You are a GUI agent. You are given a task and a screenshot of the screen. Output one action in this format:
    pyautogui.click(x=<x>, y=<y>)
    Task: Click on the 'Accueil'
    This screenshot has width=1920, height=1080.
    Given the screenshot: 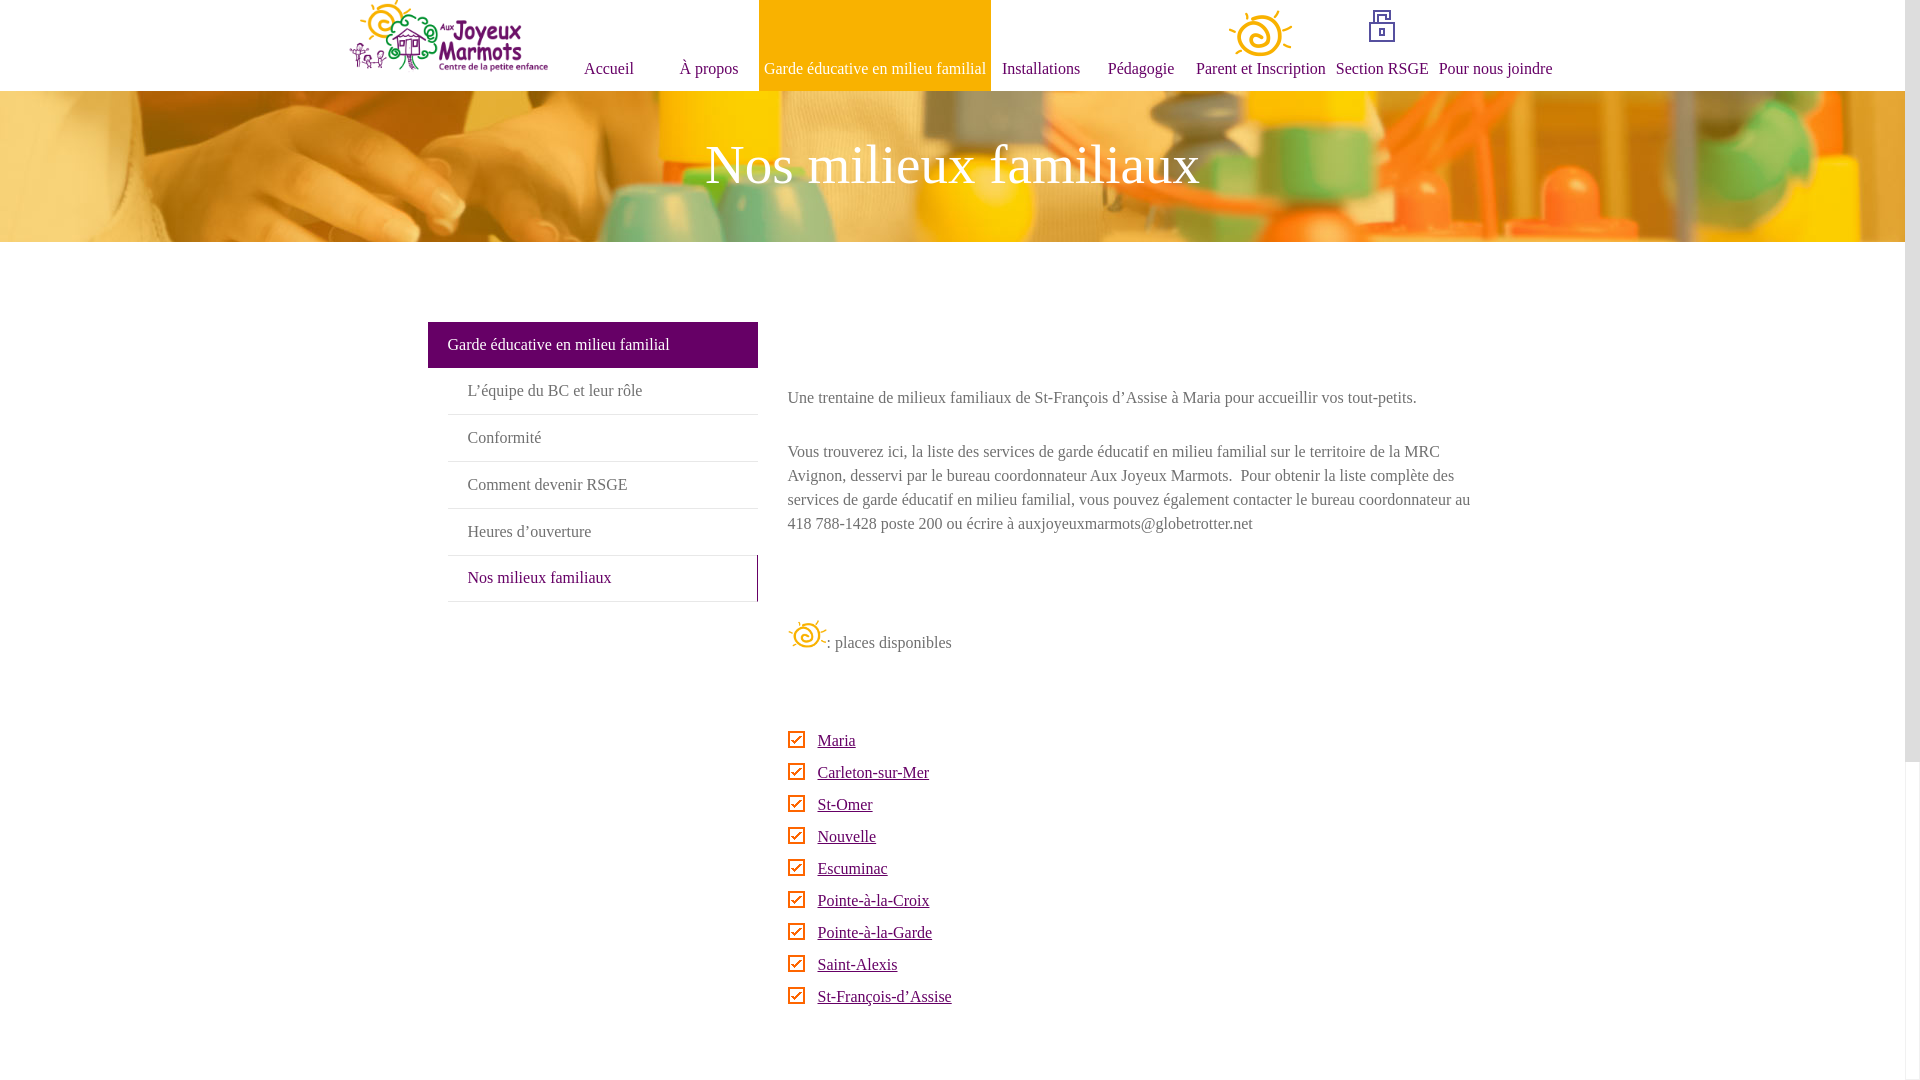 What is the action you would take?
    pyautogui.click(x=608, y=45)
    